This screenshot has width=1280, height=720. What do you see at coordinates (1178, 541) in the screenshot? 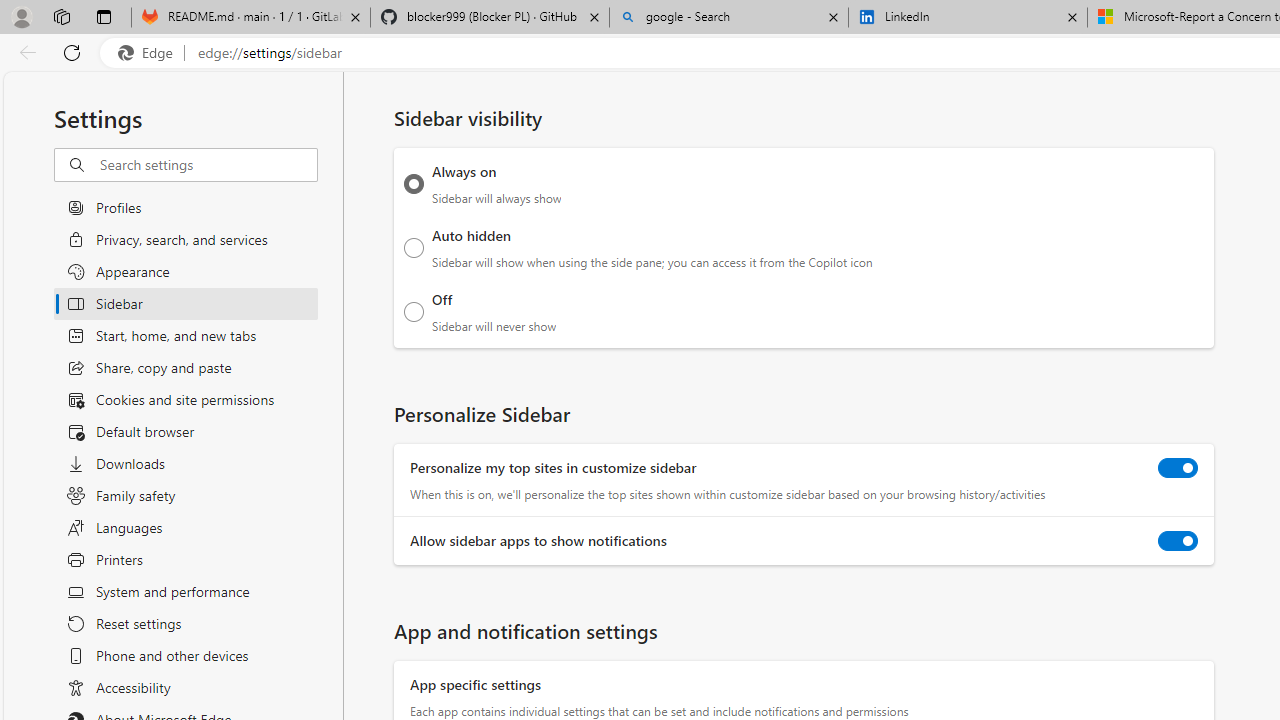
I see `'Allow sidebar apps to show notifications'` at bounding box center [1178, 541].